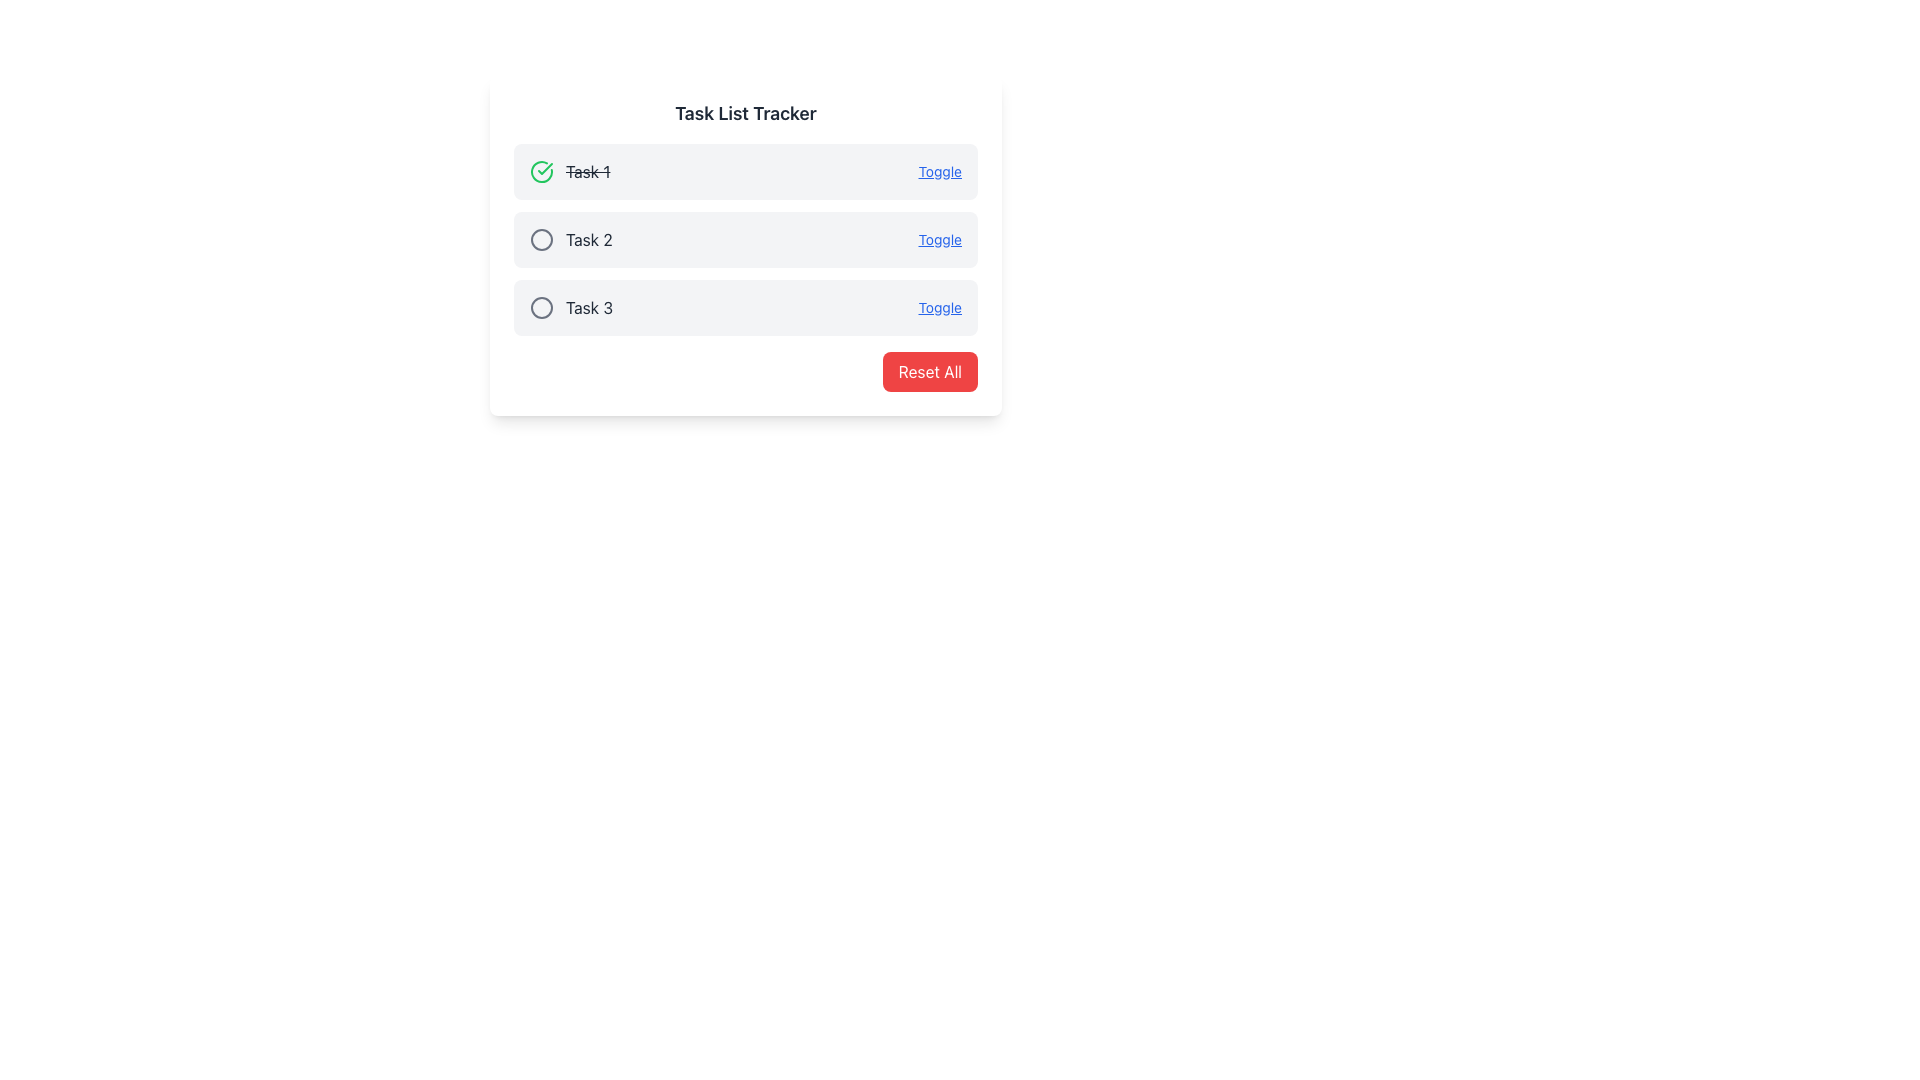 This screenshot has height=1080, width=1920. What do you see at coordinates (542, 238) in the screenshot?
I see `the SVG circle element which serves as the completion indicator for 'Task 2' in the task list` at bounding box center [542, 238].